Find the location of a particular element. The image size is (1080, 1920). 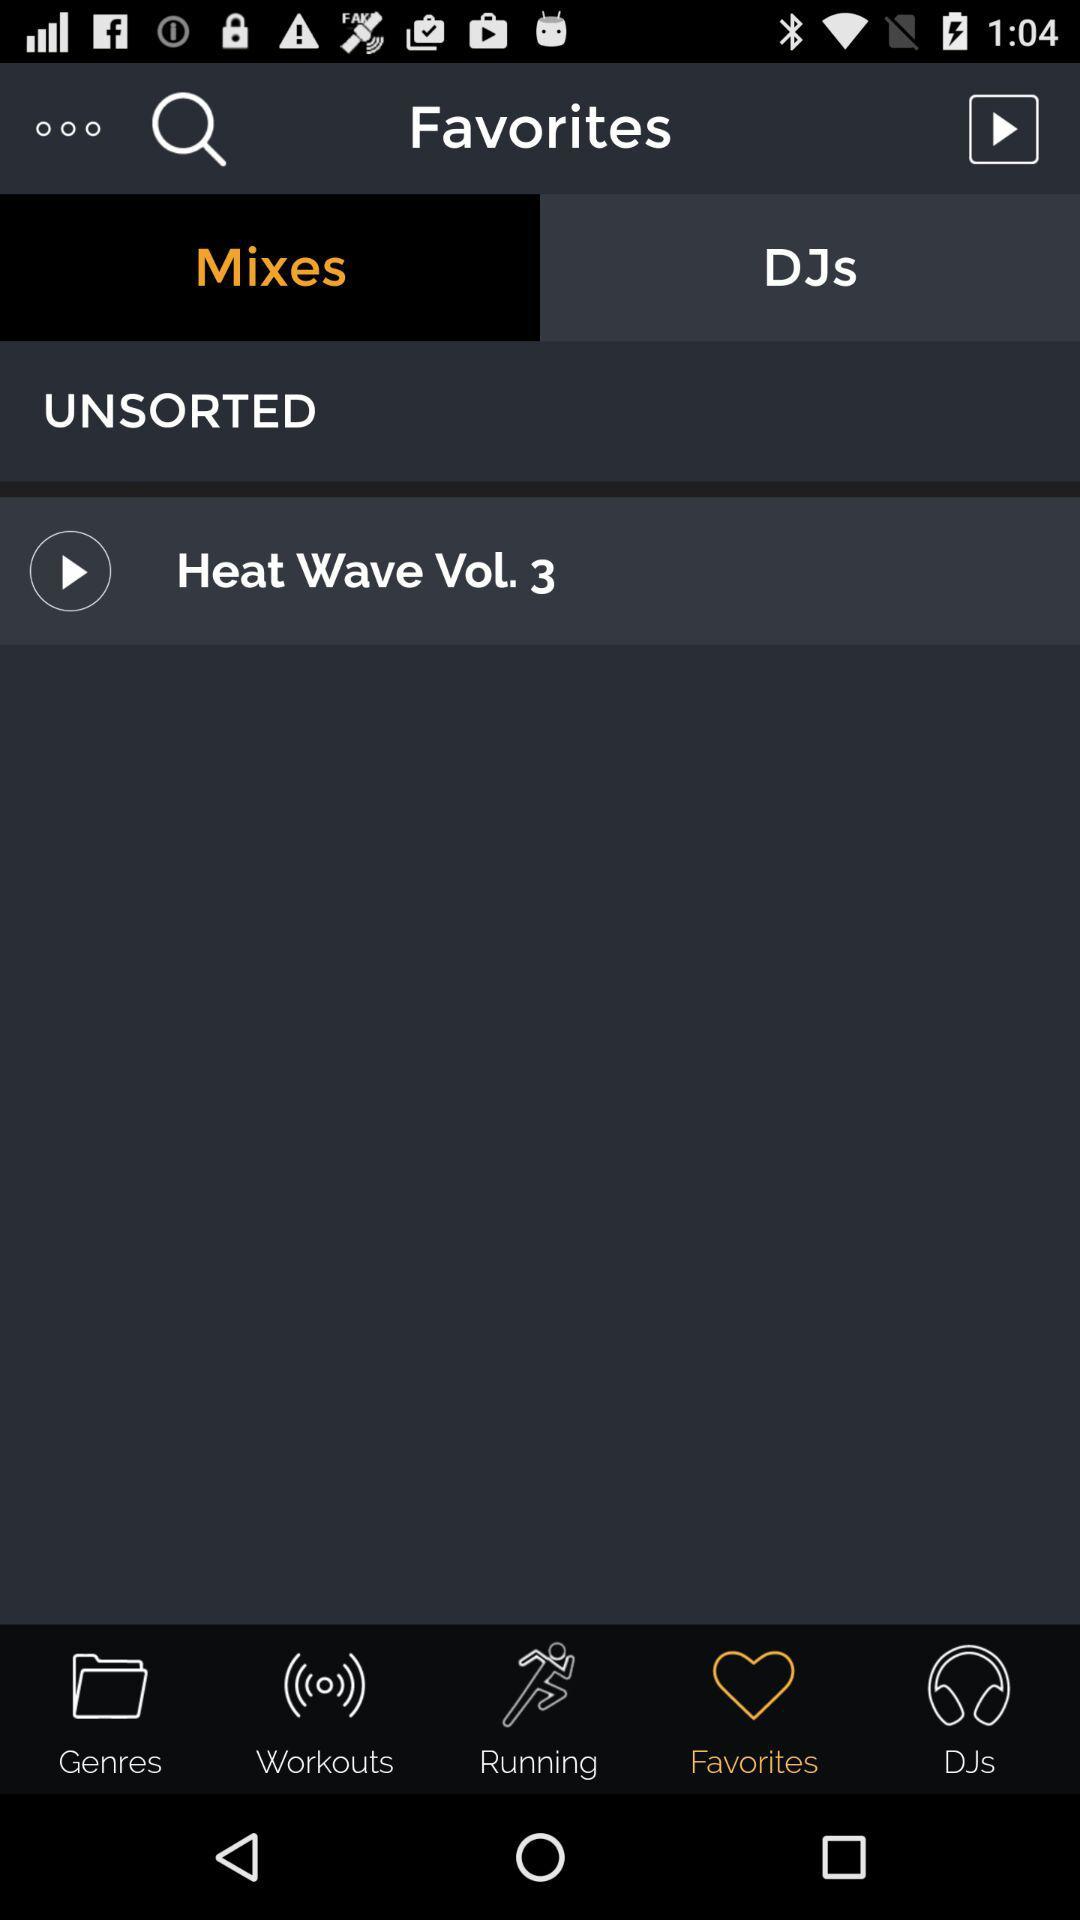

favorites is located at coordinates (1009, 127).